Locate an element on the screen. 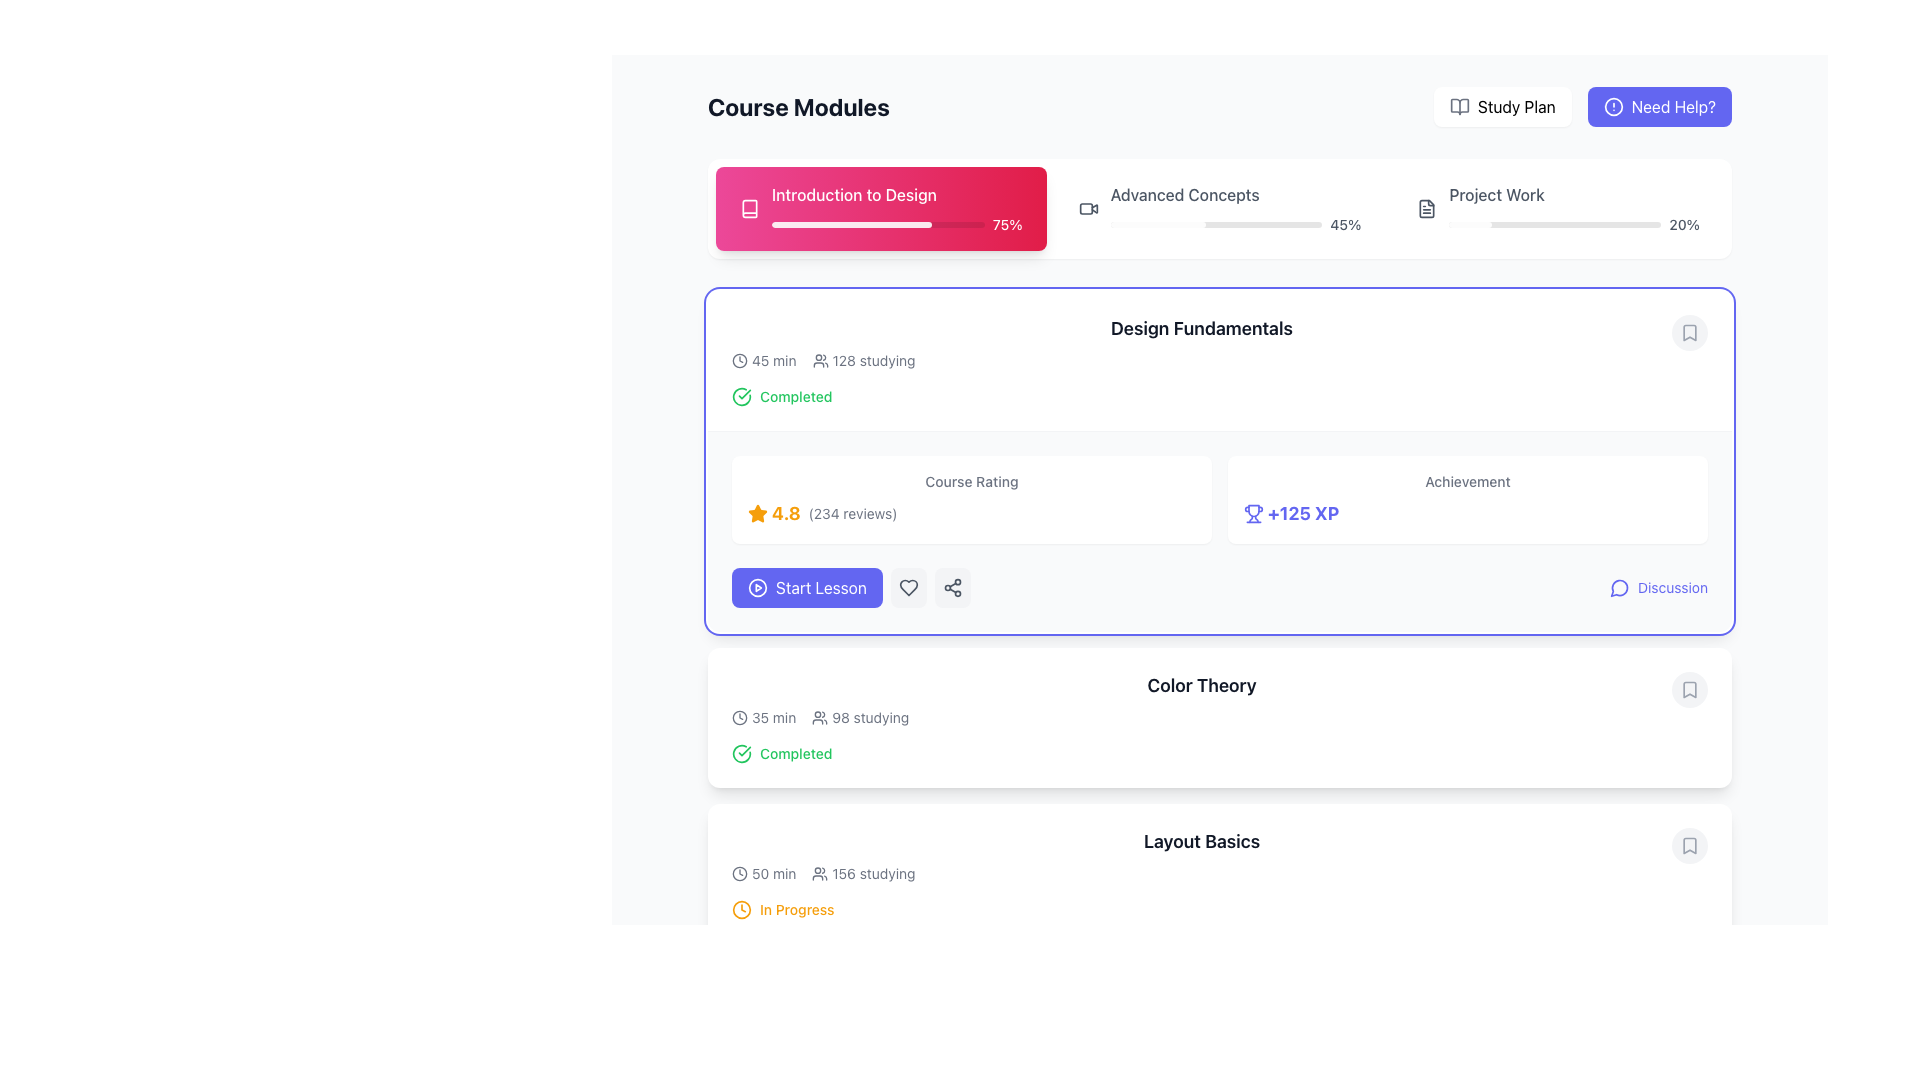 This screenshot has width=1920, height=1080. the sharing button icon located within the 'Design Fundamentals' module card, positioned to the right of the 'Start Lesson' button and next to a heart-shaped icon is located at coordinates (951, 586).